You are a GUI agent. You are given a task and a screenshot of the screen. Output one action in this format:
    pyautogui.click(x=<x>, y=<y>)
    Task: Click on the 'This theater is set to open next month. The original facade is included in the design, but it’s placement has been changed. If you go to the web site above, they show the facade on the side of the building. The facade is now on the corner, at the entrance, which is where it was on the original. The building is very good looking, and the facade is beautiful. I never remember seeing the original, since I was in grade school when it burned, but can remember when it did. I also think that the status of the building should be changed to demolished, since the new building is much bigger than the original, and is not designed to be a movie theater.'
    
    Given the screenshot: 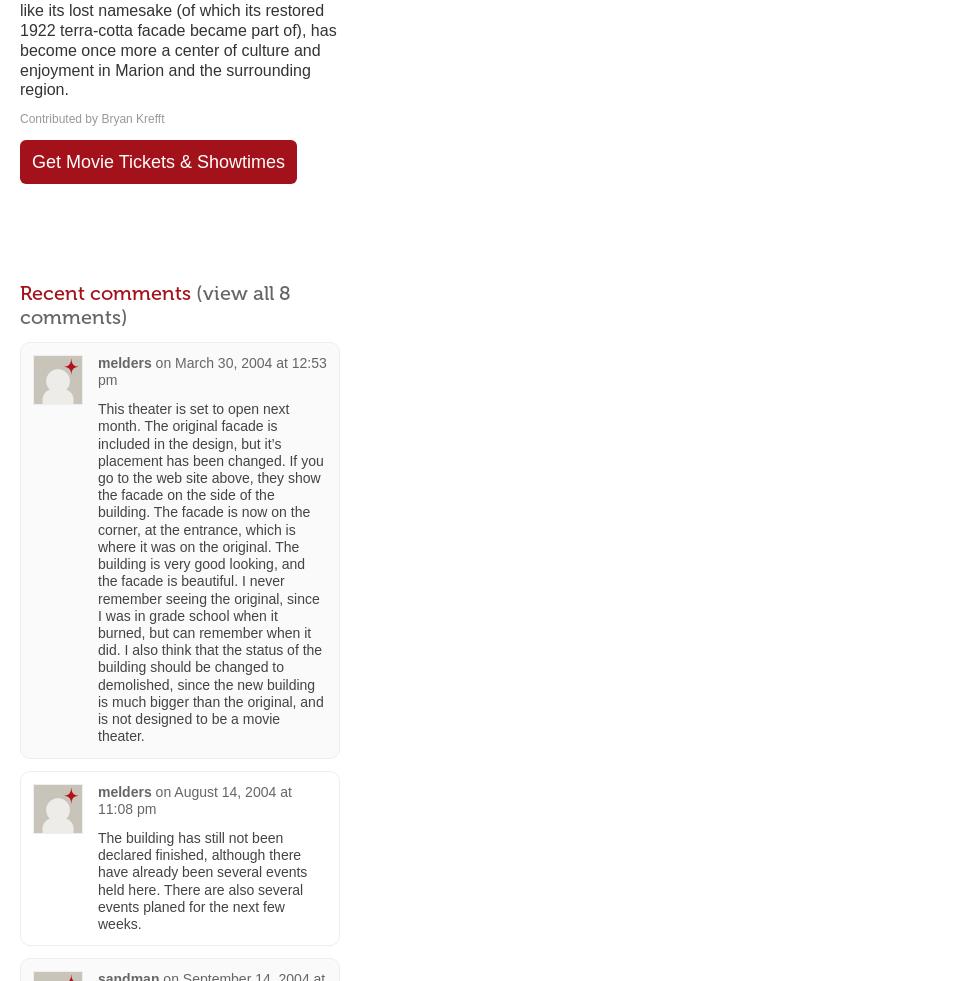 What is the action you would take?
    pyautogui.click(x=209, y=572)
    